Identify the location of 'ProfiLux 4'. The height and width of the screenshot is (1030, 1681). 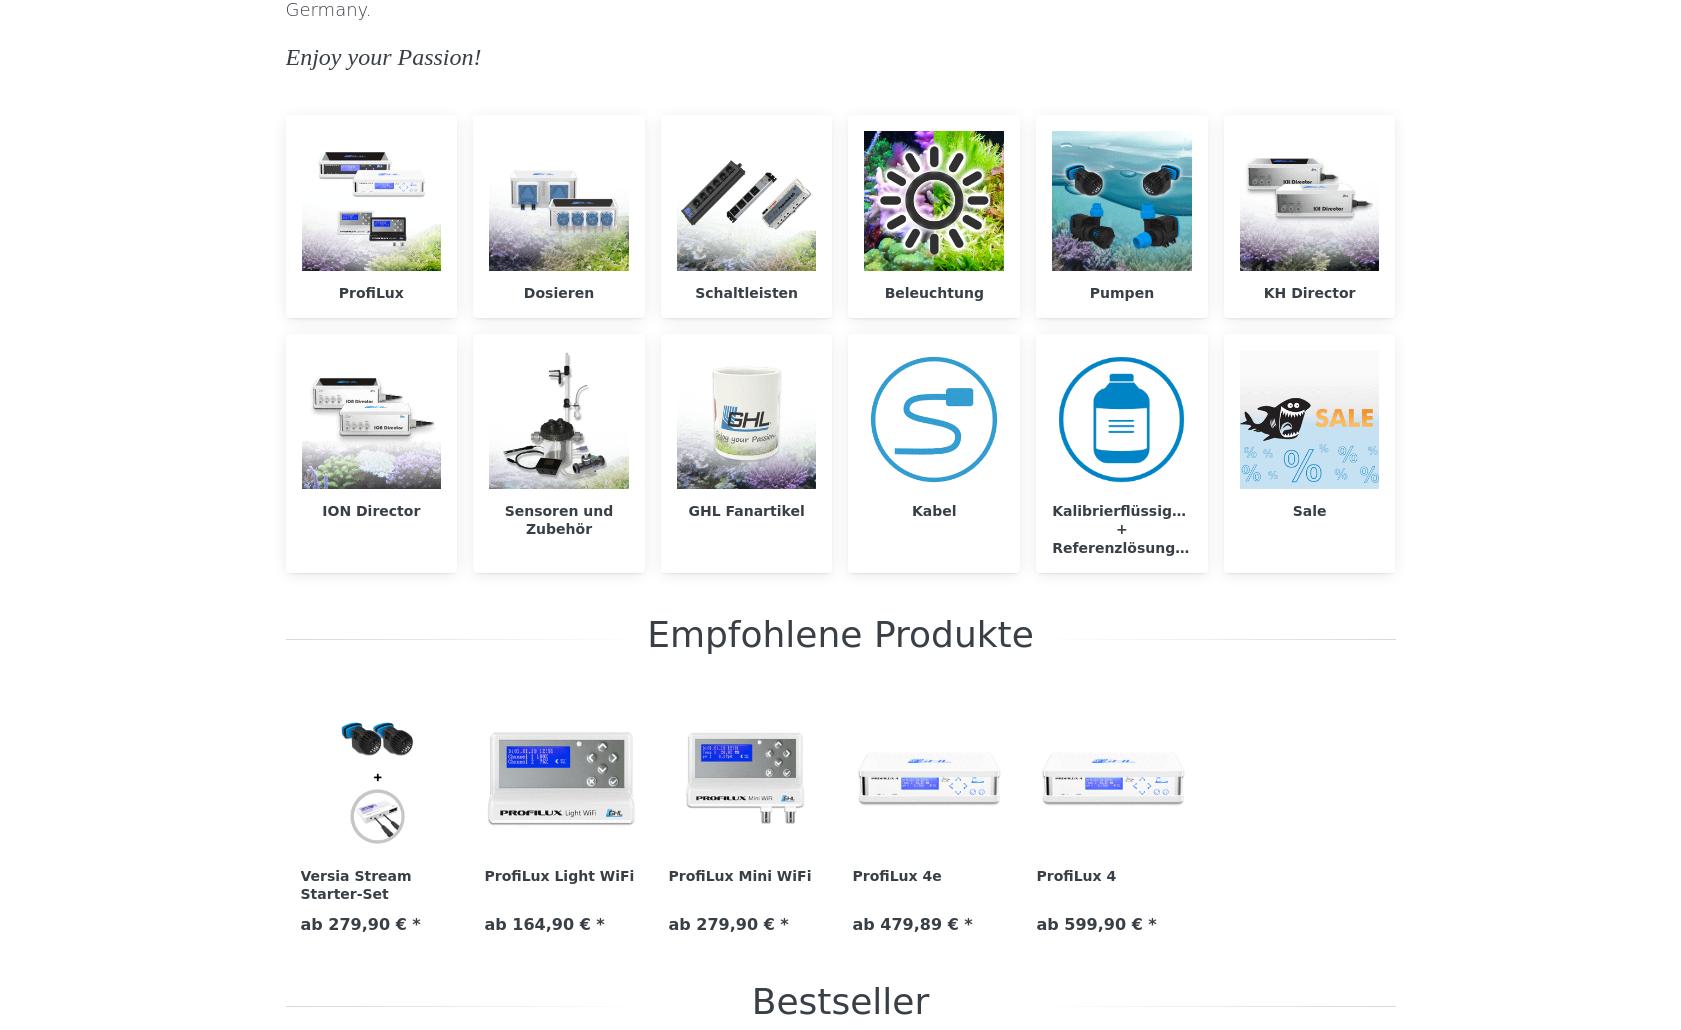
(1076, 874).